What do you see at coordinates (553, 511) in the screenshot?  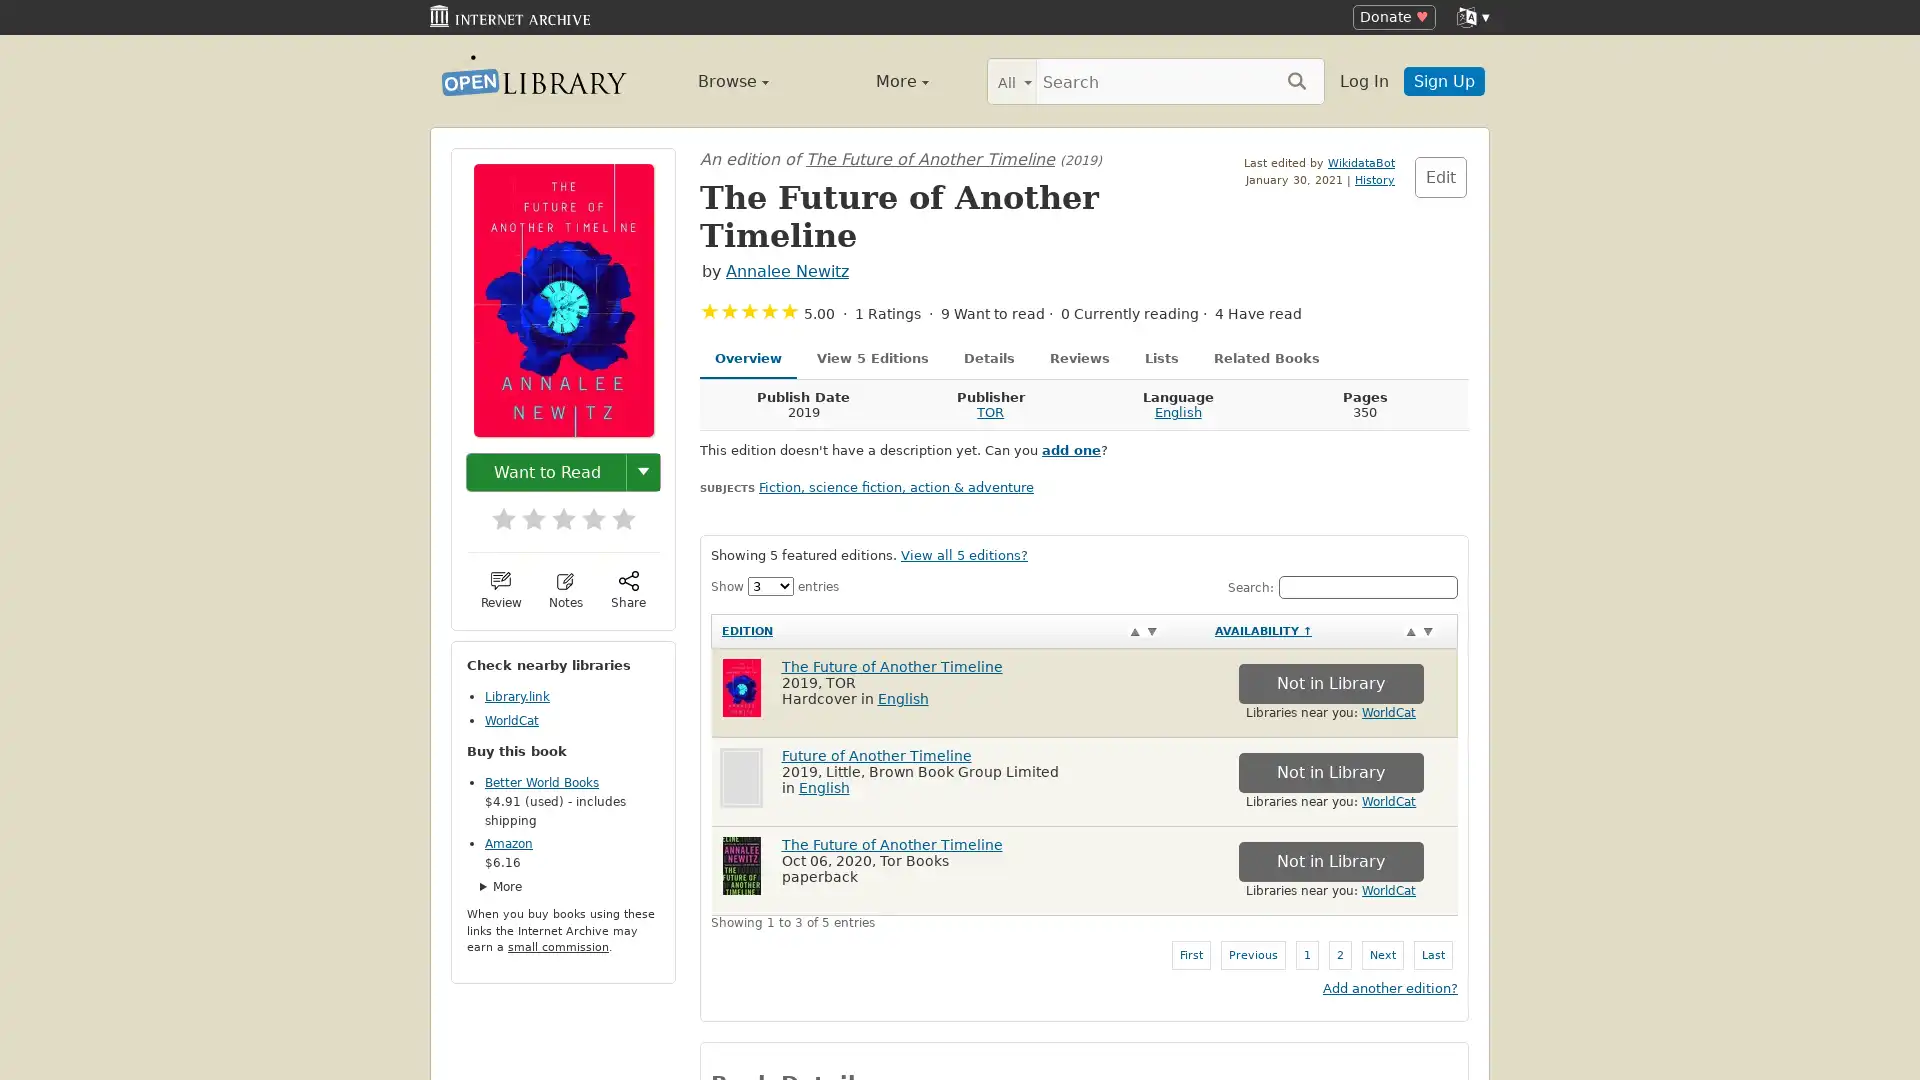 I see `3` at bounding box center [553, 511].